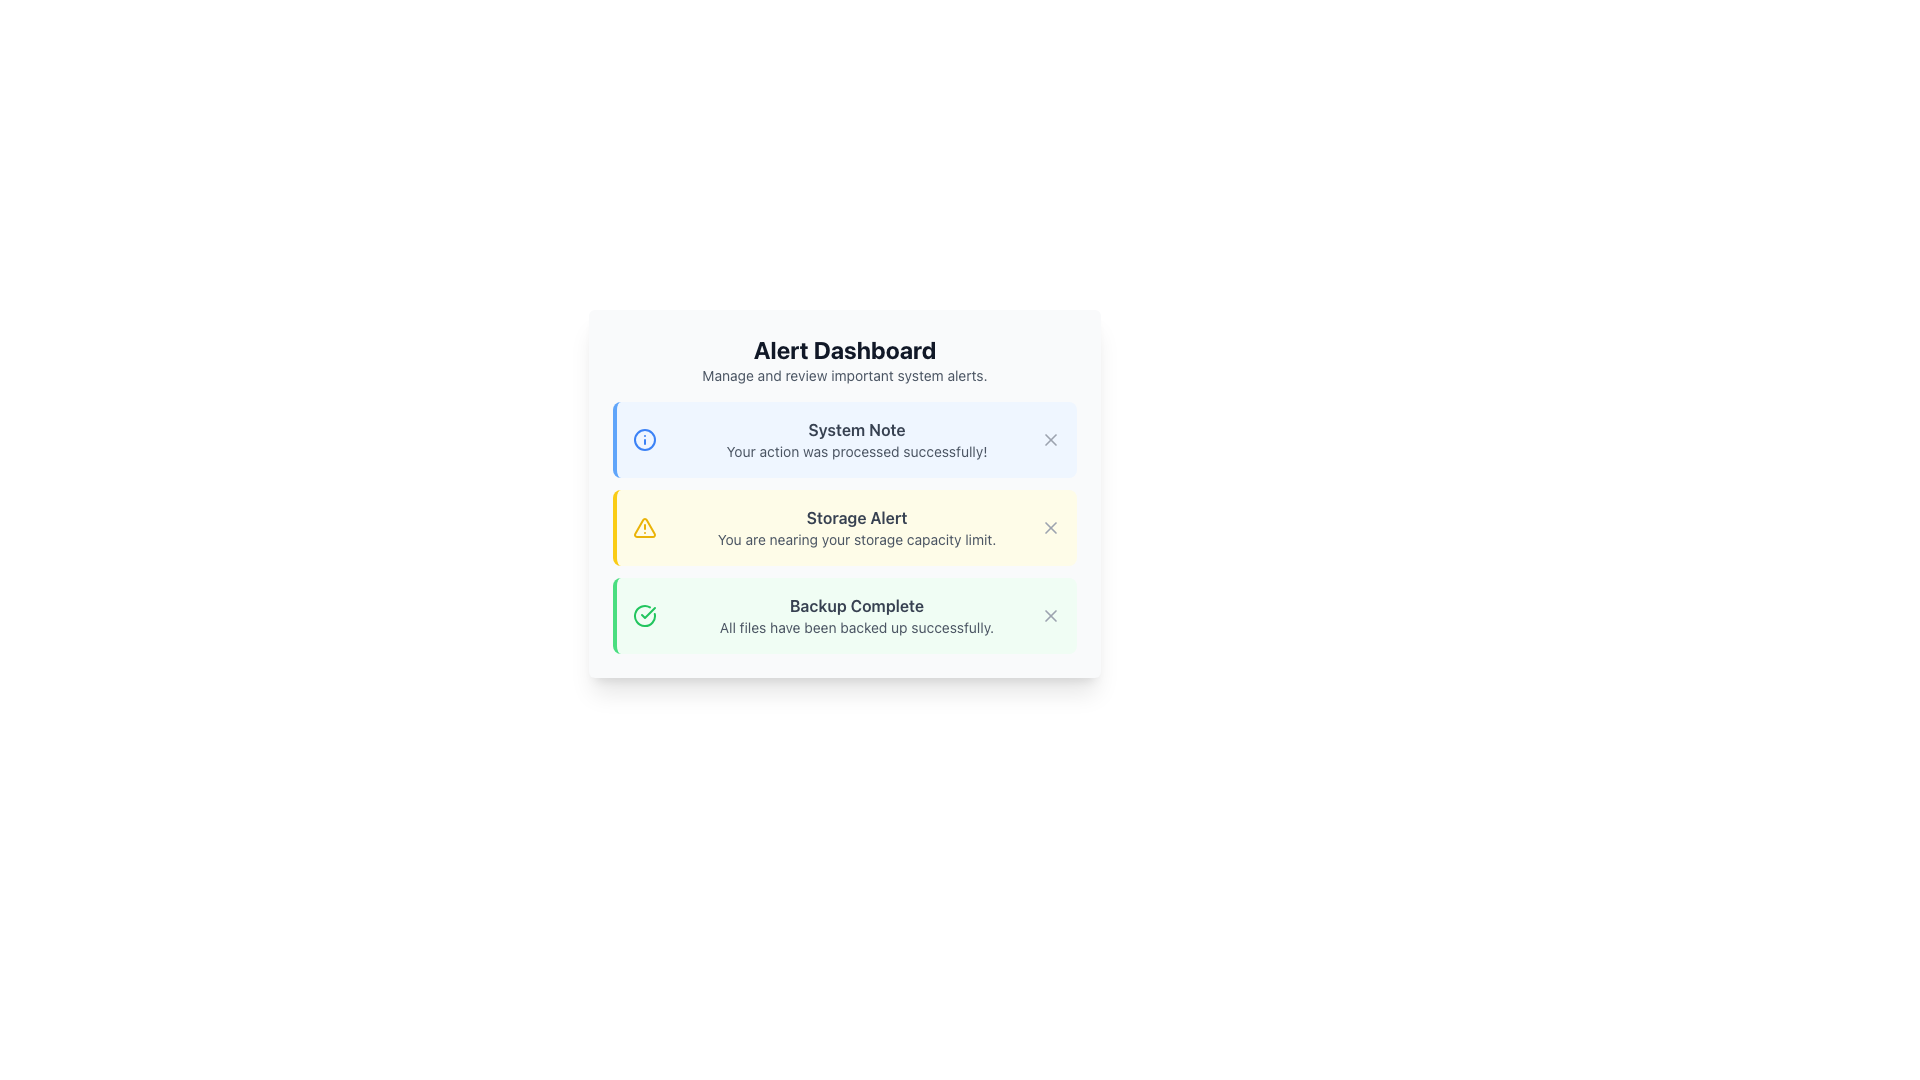 Image resolution: width=1920 pixels, height=1080 pixels. What do you see at coordinates (857, 527) in the screenshot?
I see `the informational Text Label that indicates nearing storage capacity limit, located in the middle notification section of the 'Alert Dashboard', positioned between 'System Note' and 'Backup Complete' notifications` at bounding box center [857, 527].